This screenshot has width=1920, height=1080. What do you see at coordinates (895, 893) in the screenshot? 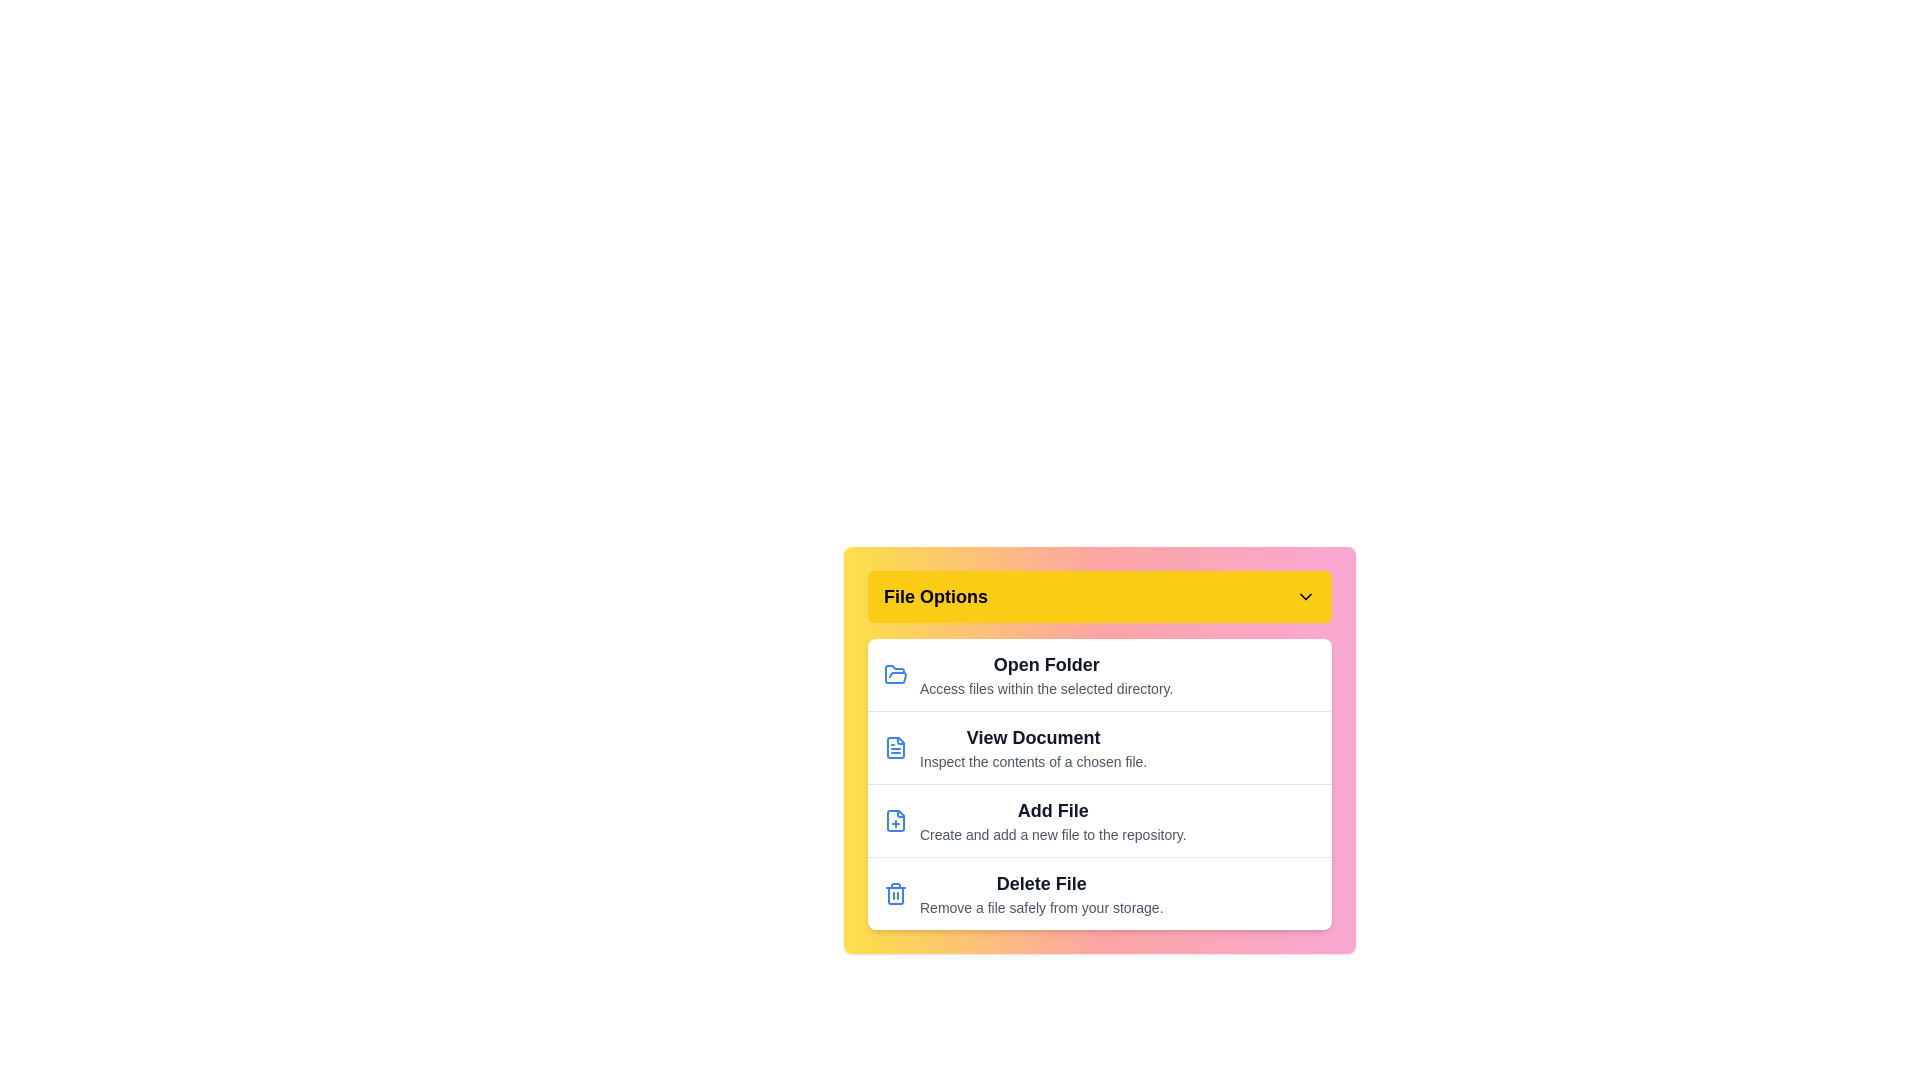
I see `the trash can icon, which is the leftmost component in the 'Delete File' option, to trigger the delete action` at bounding box center [895, 893].